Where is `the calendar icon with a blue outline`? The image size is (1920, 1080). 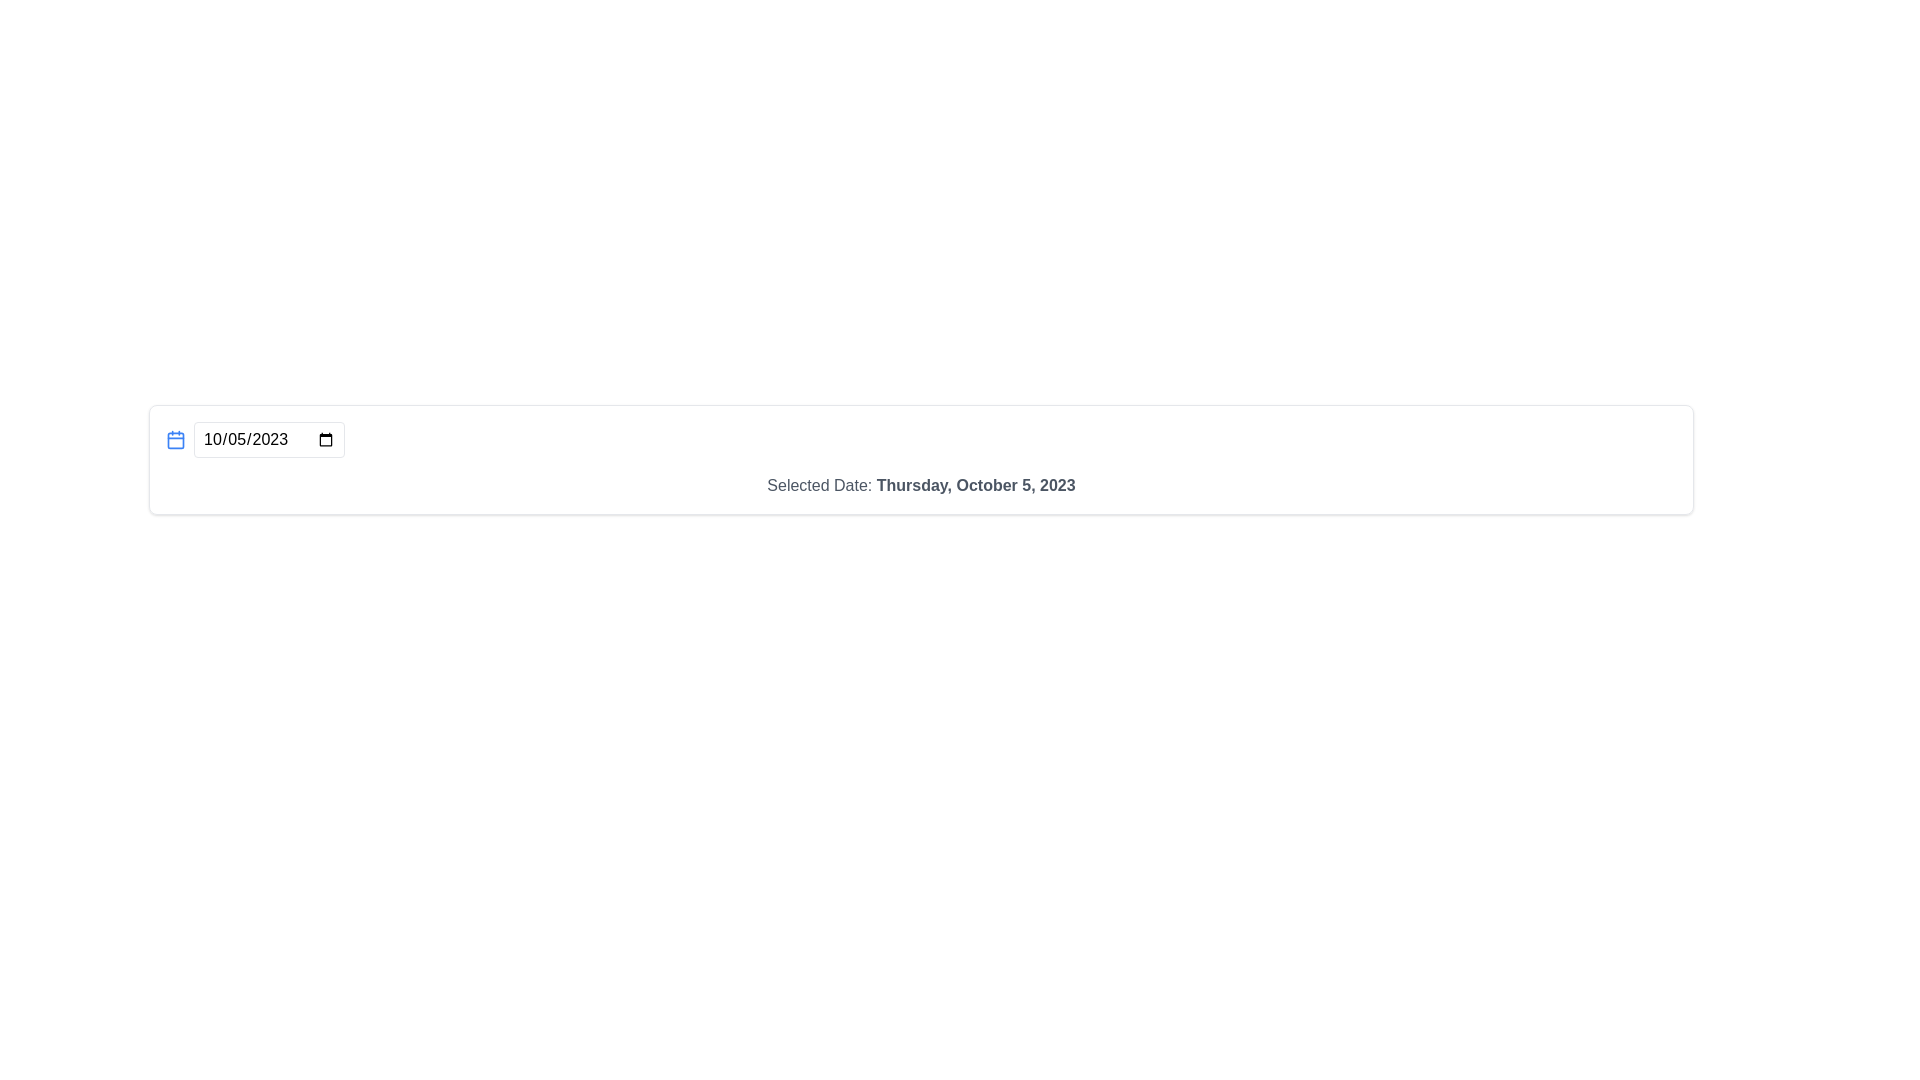 the calendar icon with a blue outline is located at coordinates (176, 438).